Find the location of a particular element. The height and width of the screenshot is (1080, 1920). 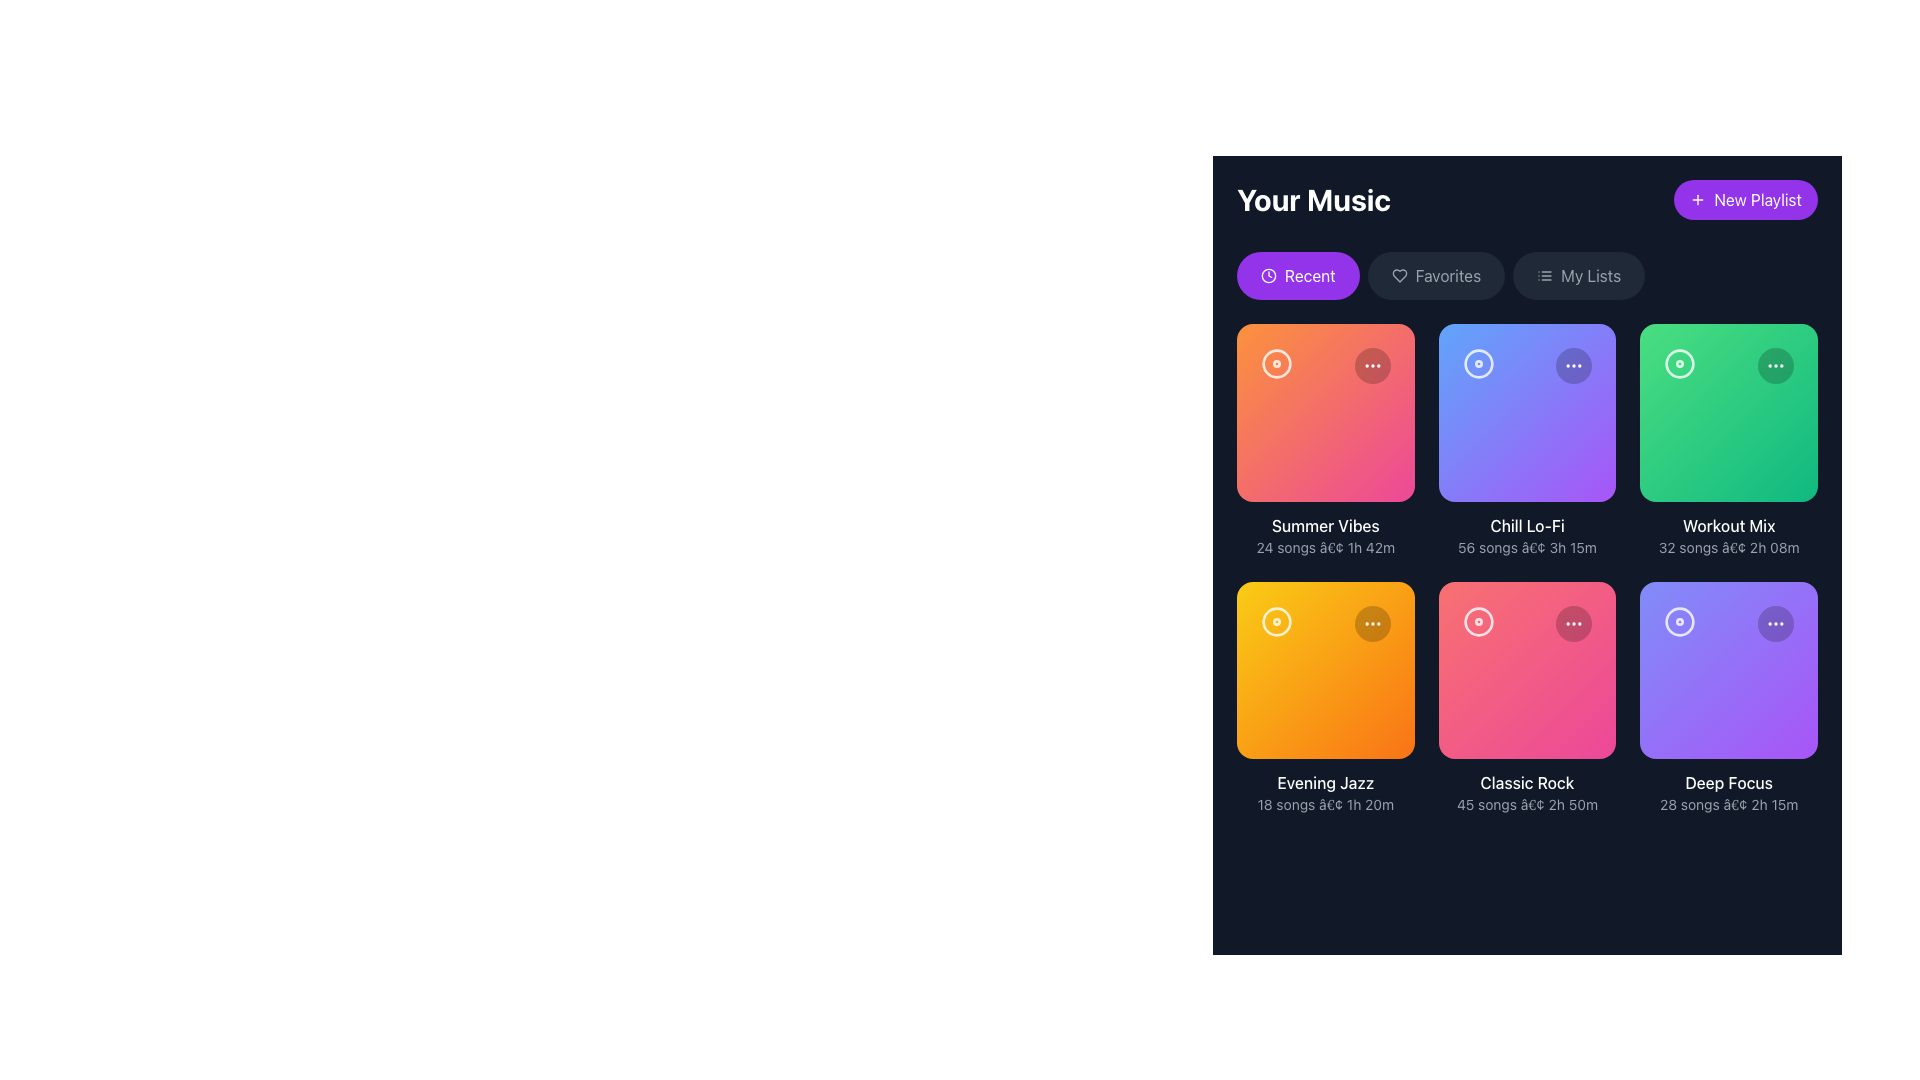

the button with an icon in the lower-right corner of the 'Deep Focus' card is located at coordinates (1776, 622).